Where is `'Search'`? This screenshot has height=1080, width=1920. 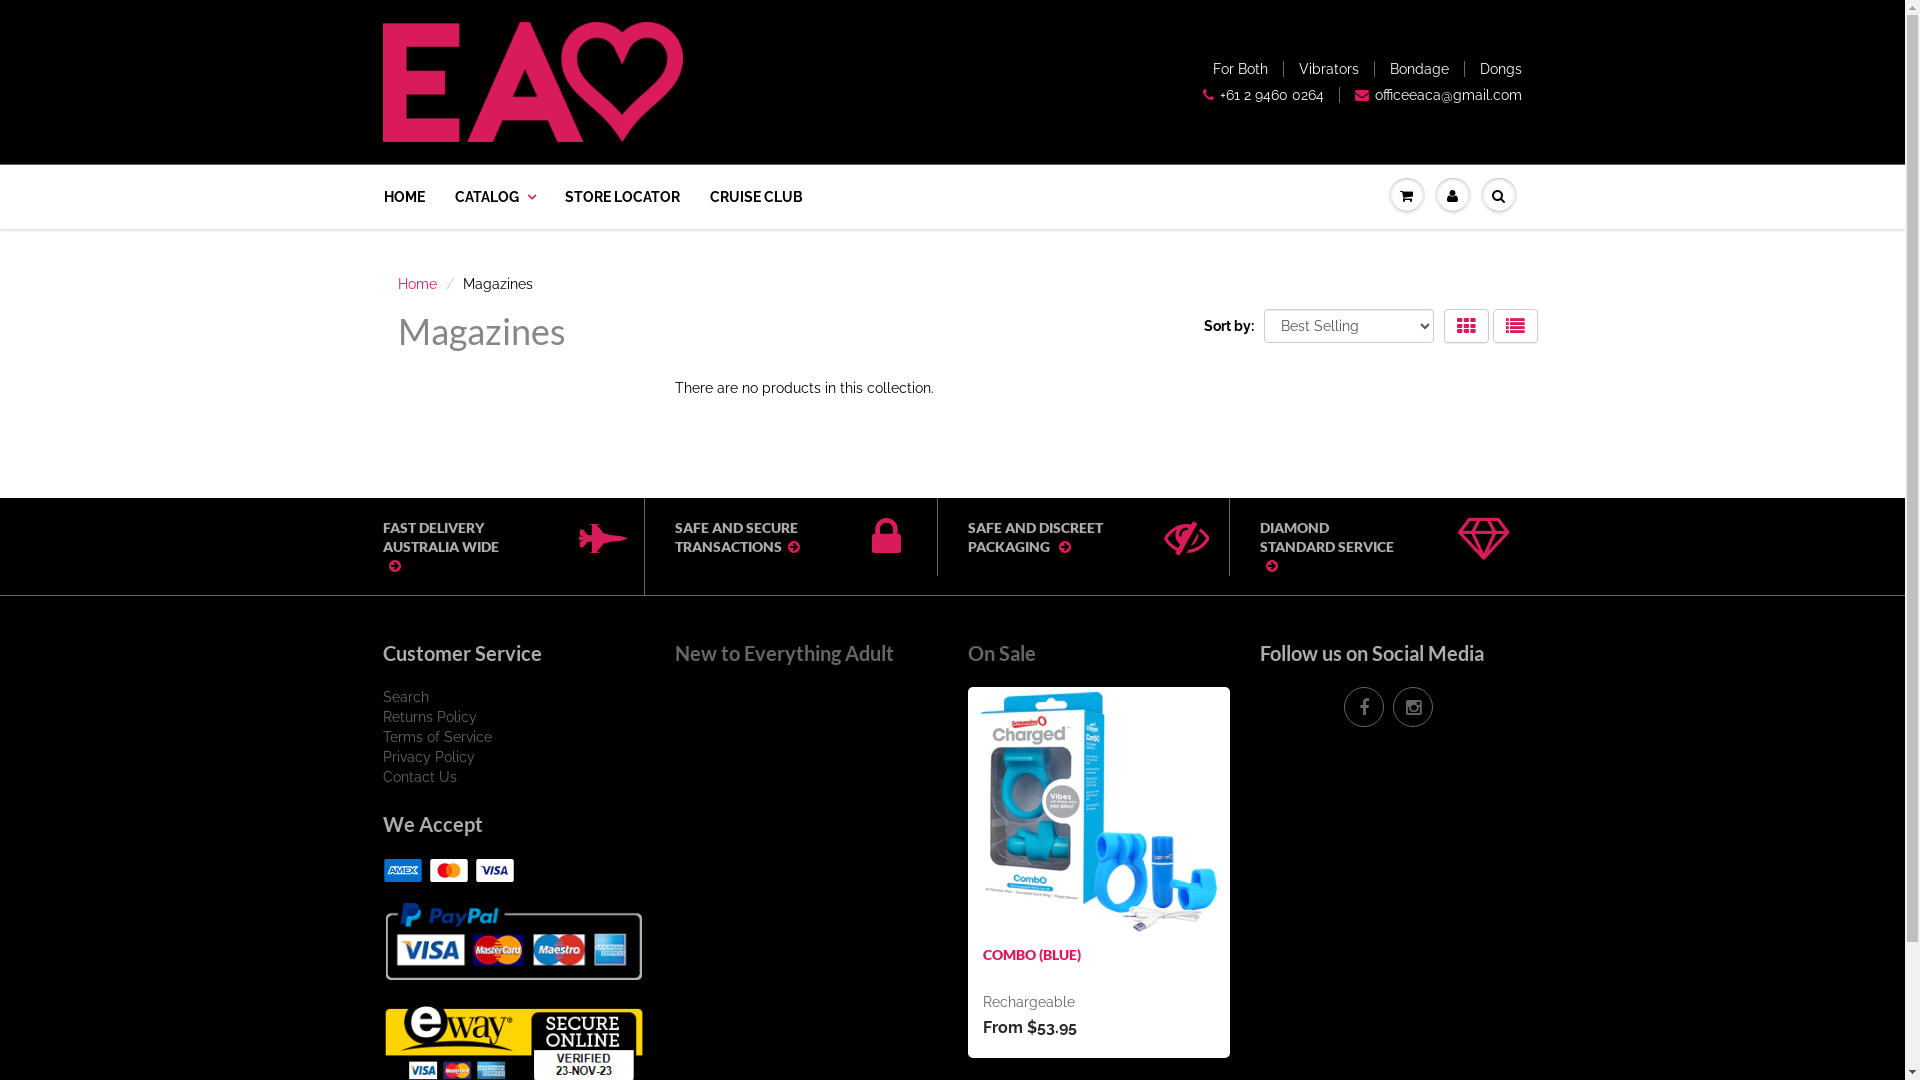 'Search' is located at coordinates (403, 696).